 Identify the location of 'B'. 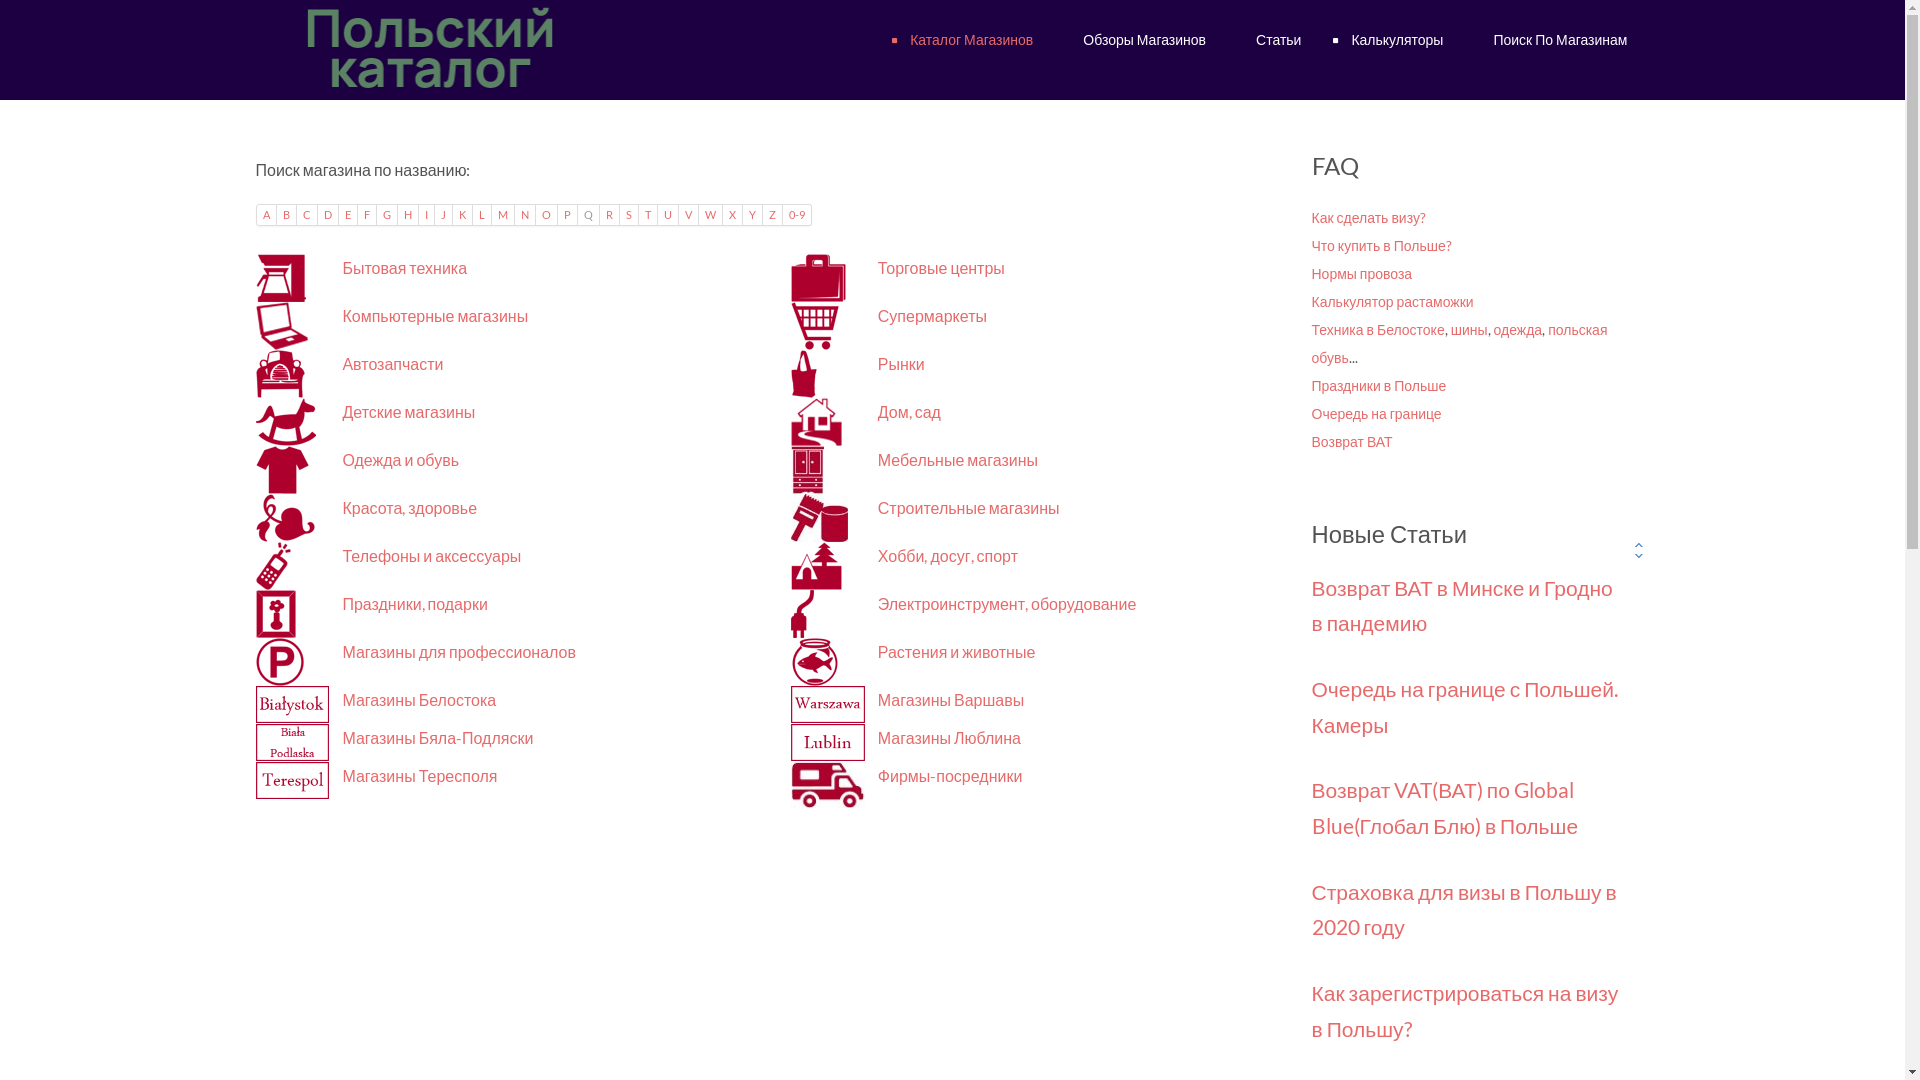
(274, 215).